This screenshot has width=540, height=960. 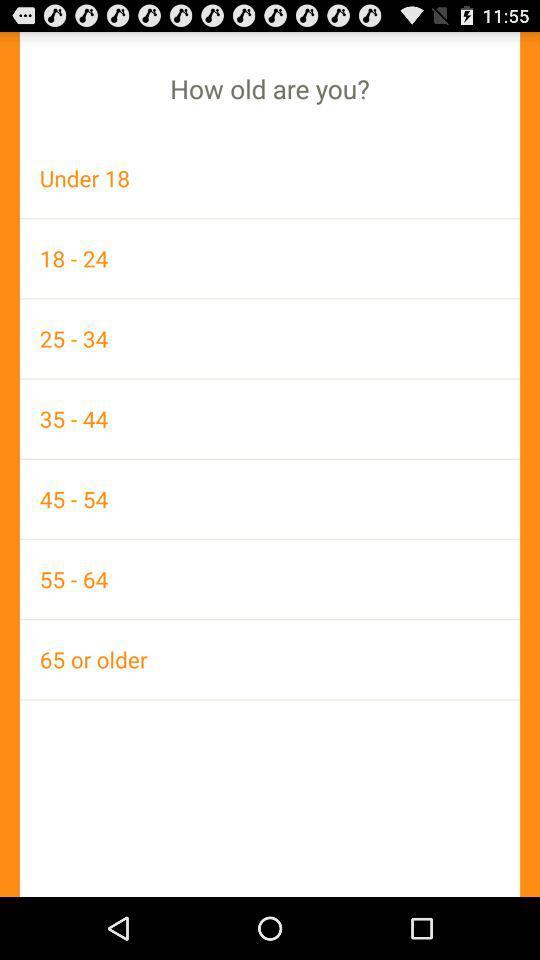 What do you see at coordinates (270, 177) in the screenshot?
I see `icon below the how old are item` at bounding box center [270, 177].